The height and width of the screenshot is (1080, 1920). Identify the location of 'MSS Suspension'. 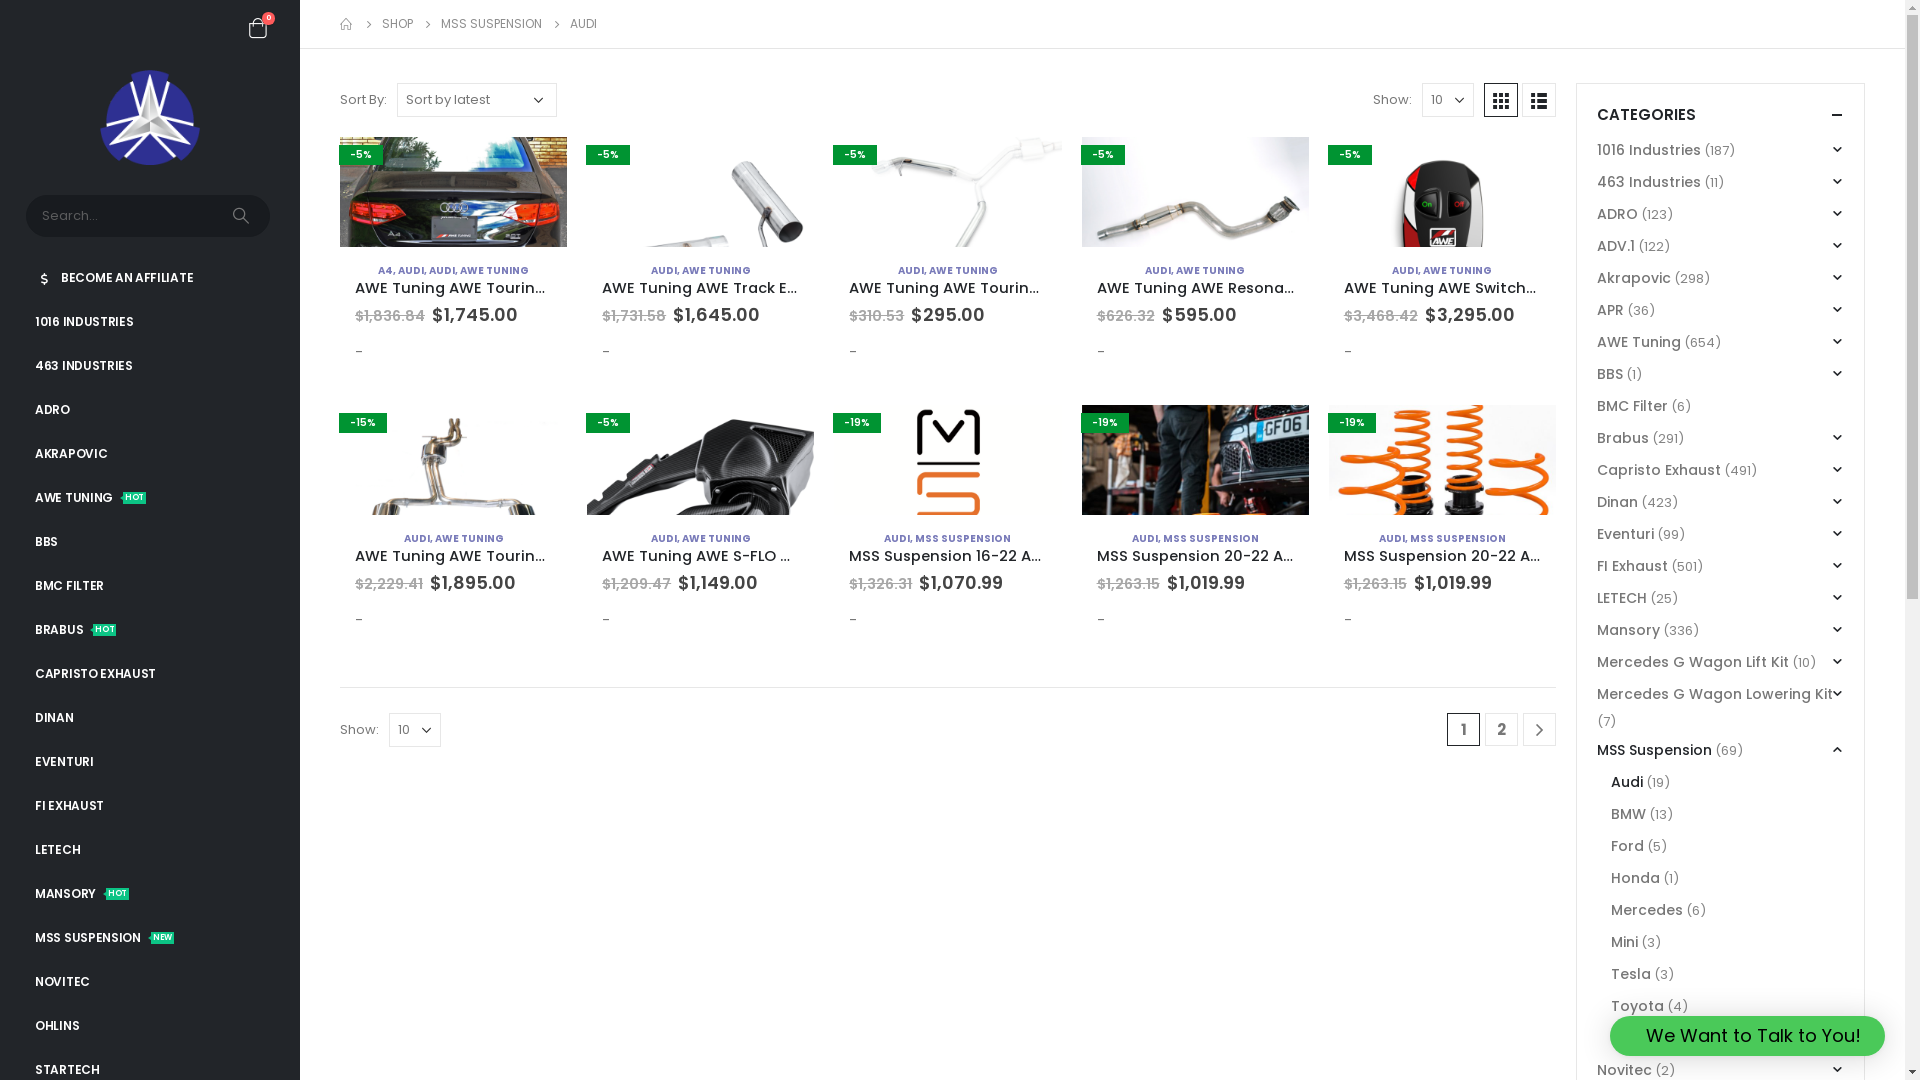
(1654, 749).